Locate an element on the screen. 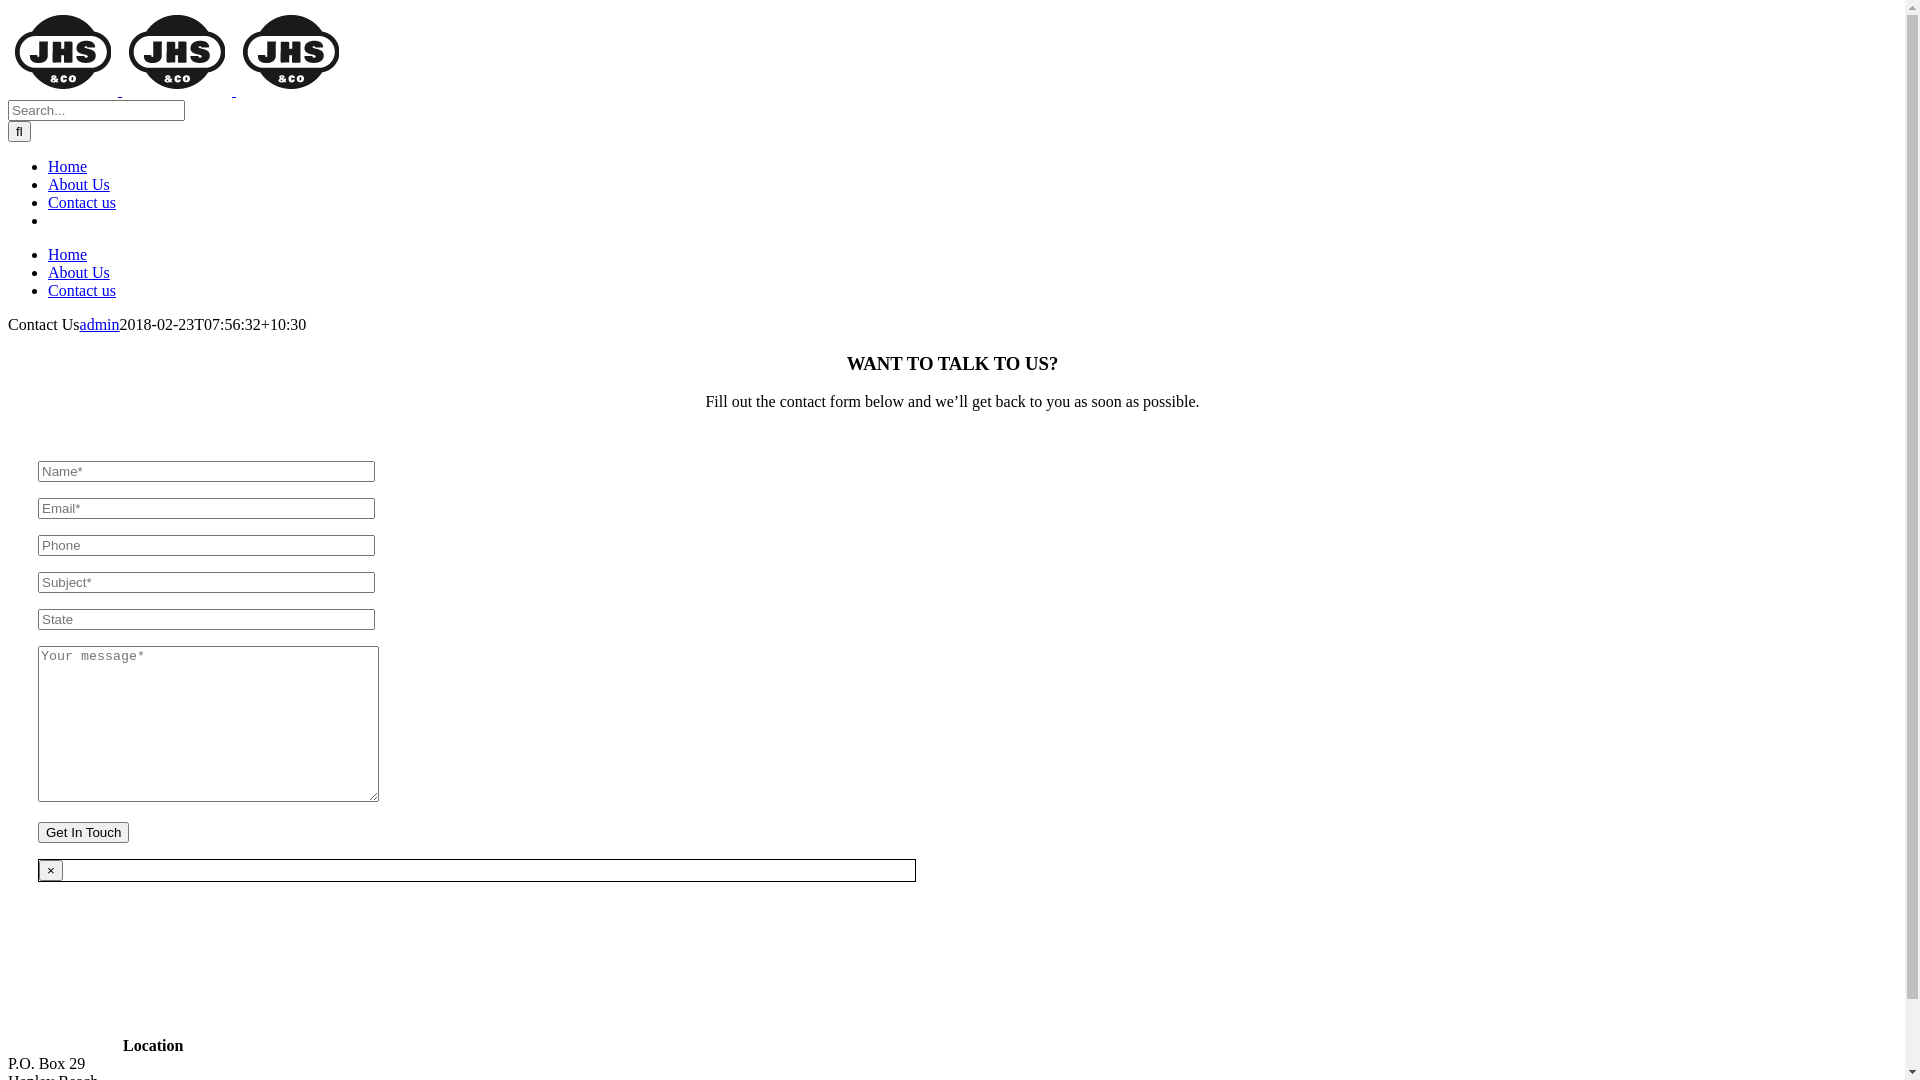 This screenshot has width=1920, height=1080. 'admin' is located at coordinates (99, 323).